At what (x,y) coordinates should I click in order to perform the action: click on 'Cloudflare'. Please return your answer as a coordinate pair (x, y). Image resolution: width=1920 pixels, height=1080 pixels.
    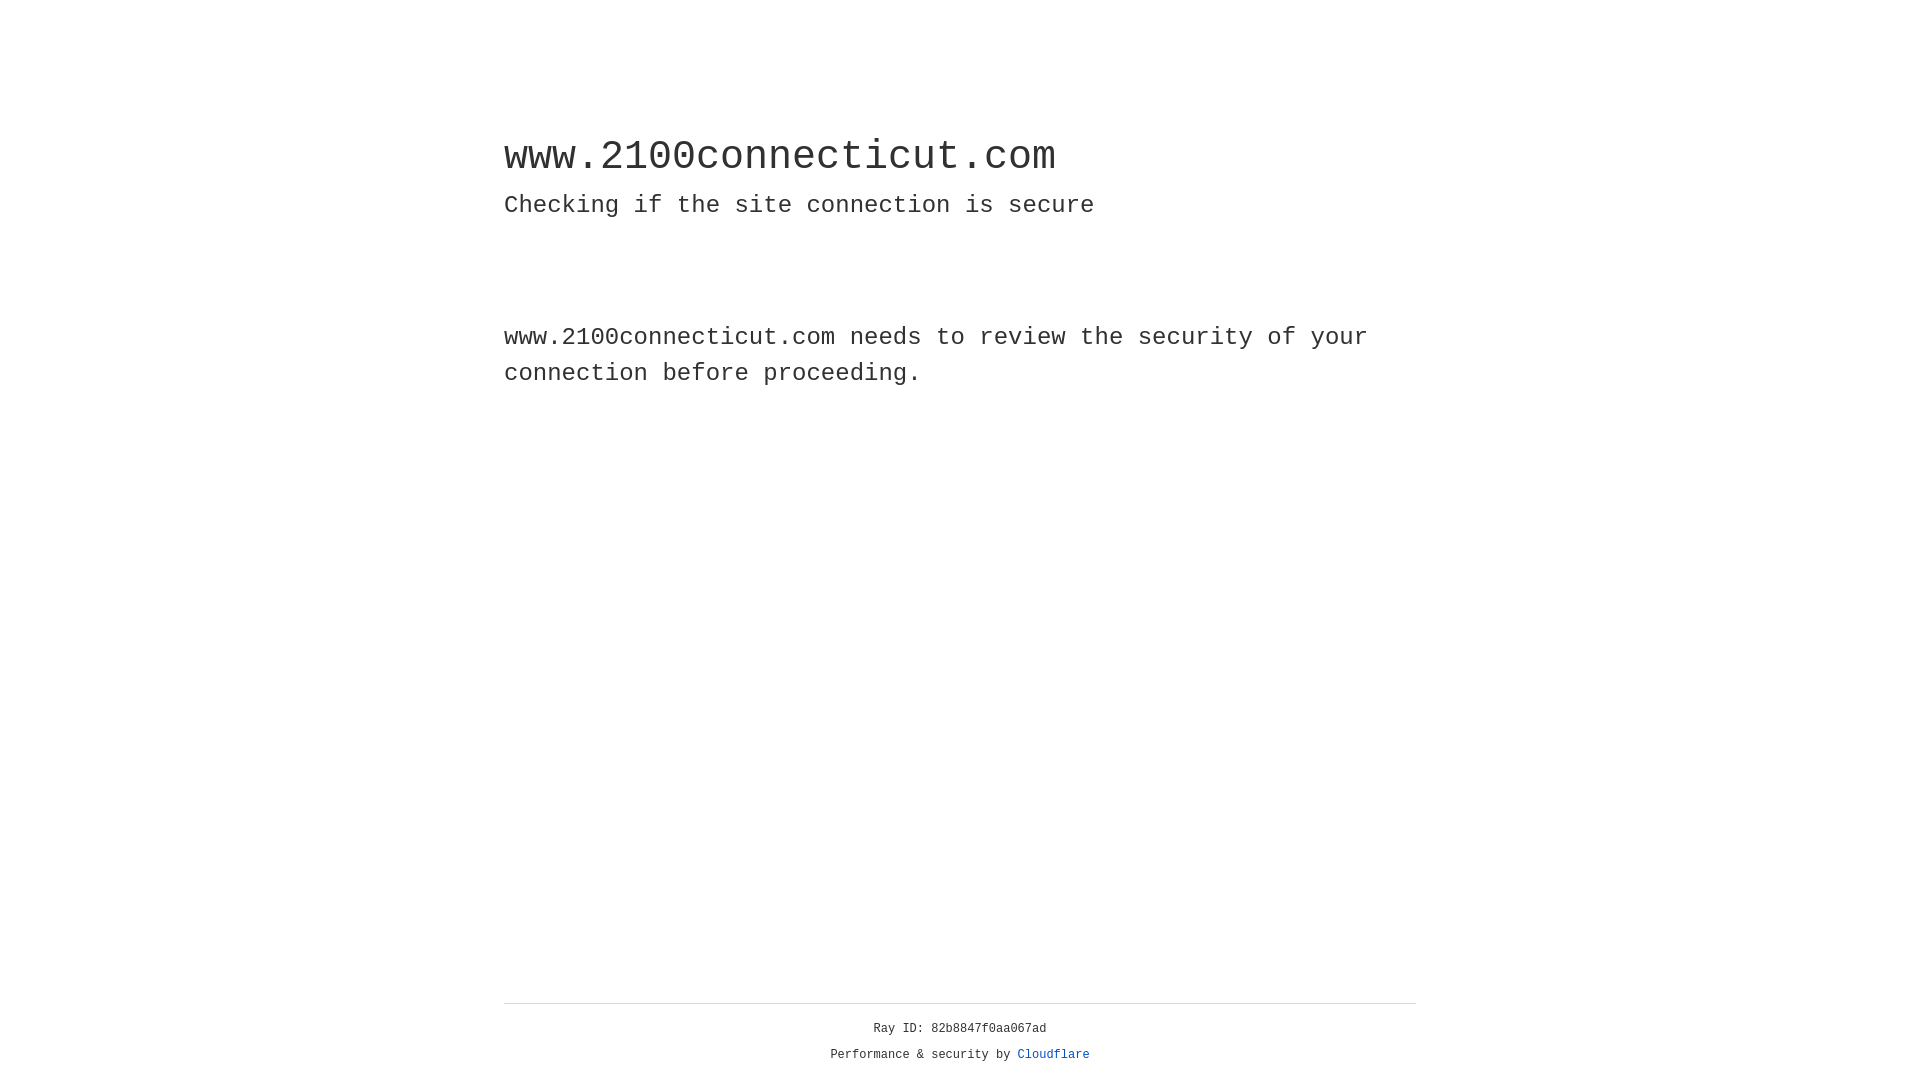
    Looking at the image, I should click on (1053, 1054).